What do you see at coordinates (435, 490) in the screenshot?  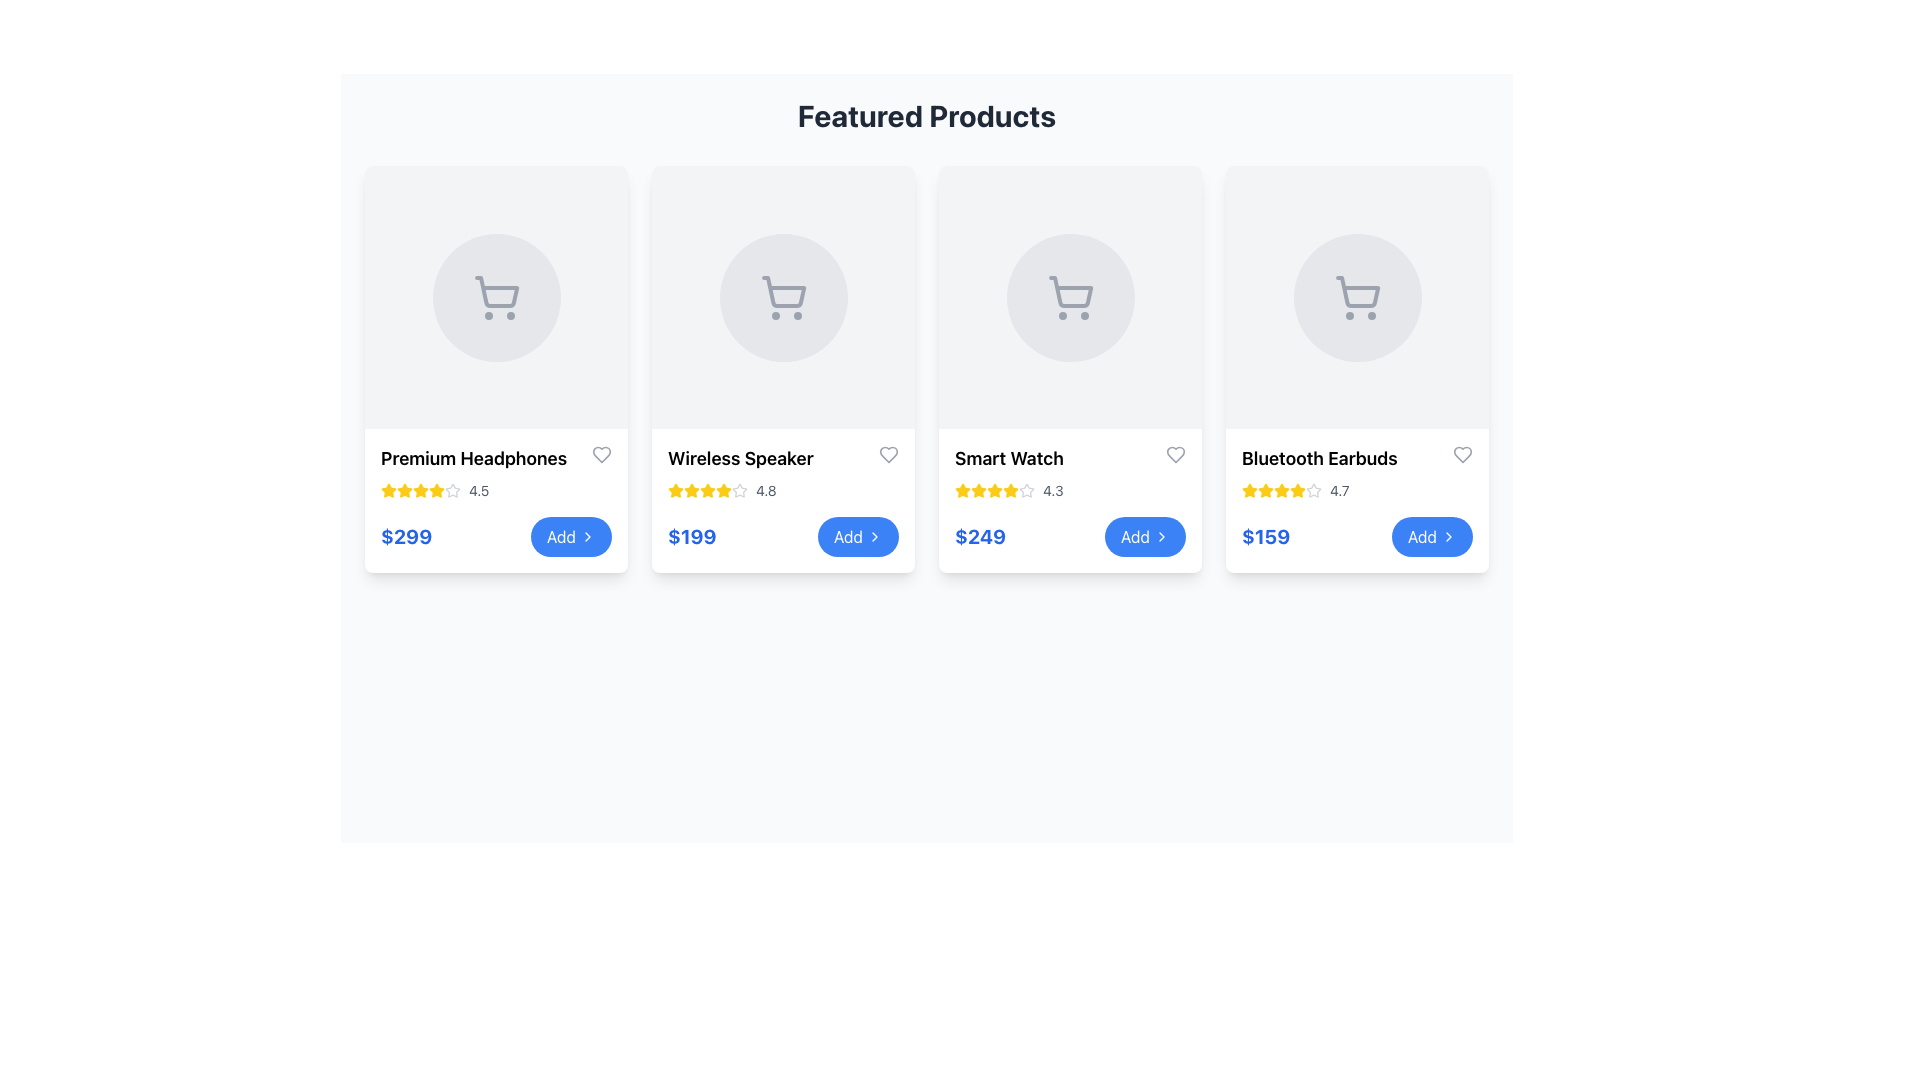 I see `the first star of the star rating system representing the user's rating for the product 'Premium Headphones'` at bounding box center [435, 490].